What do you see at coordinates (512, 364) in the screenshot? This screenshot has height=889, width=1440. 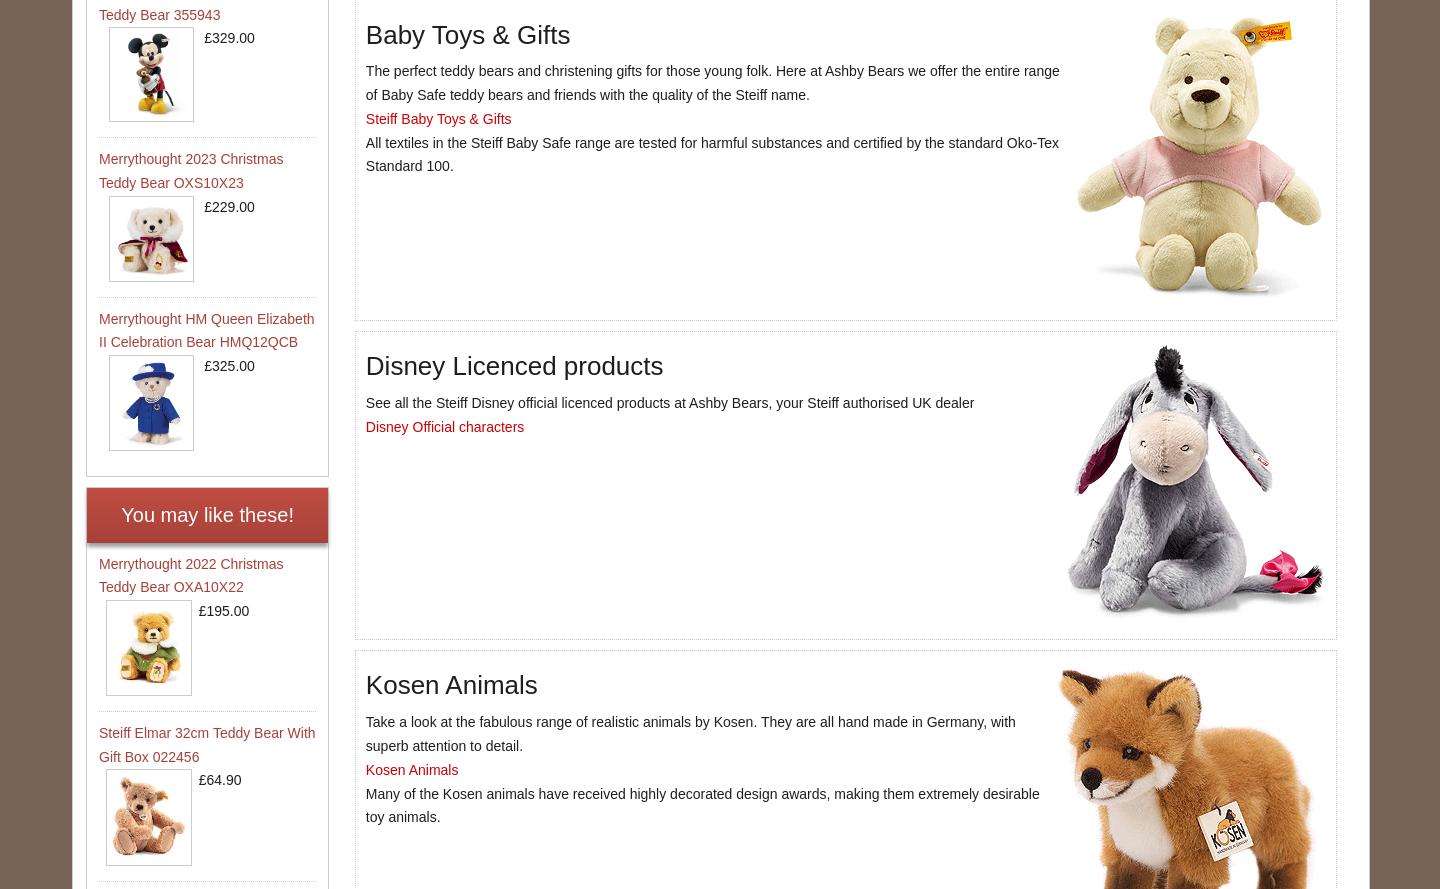 I see `'Disney Licenced products'` at bounding box center [512, 364].